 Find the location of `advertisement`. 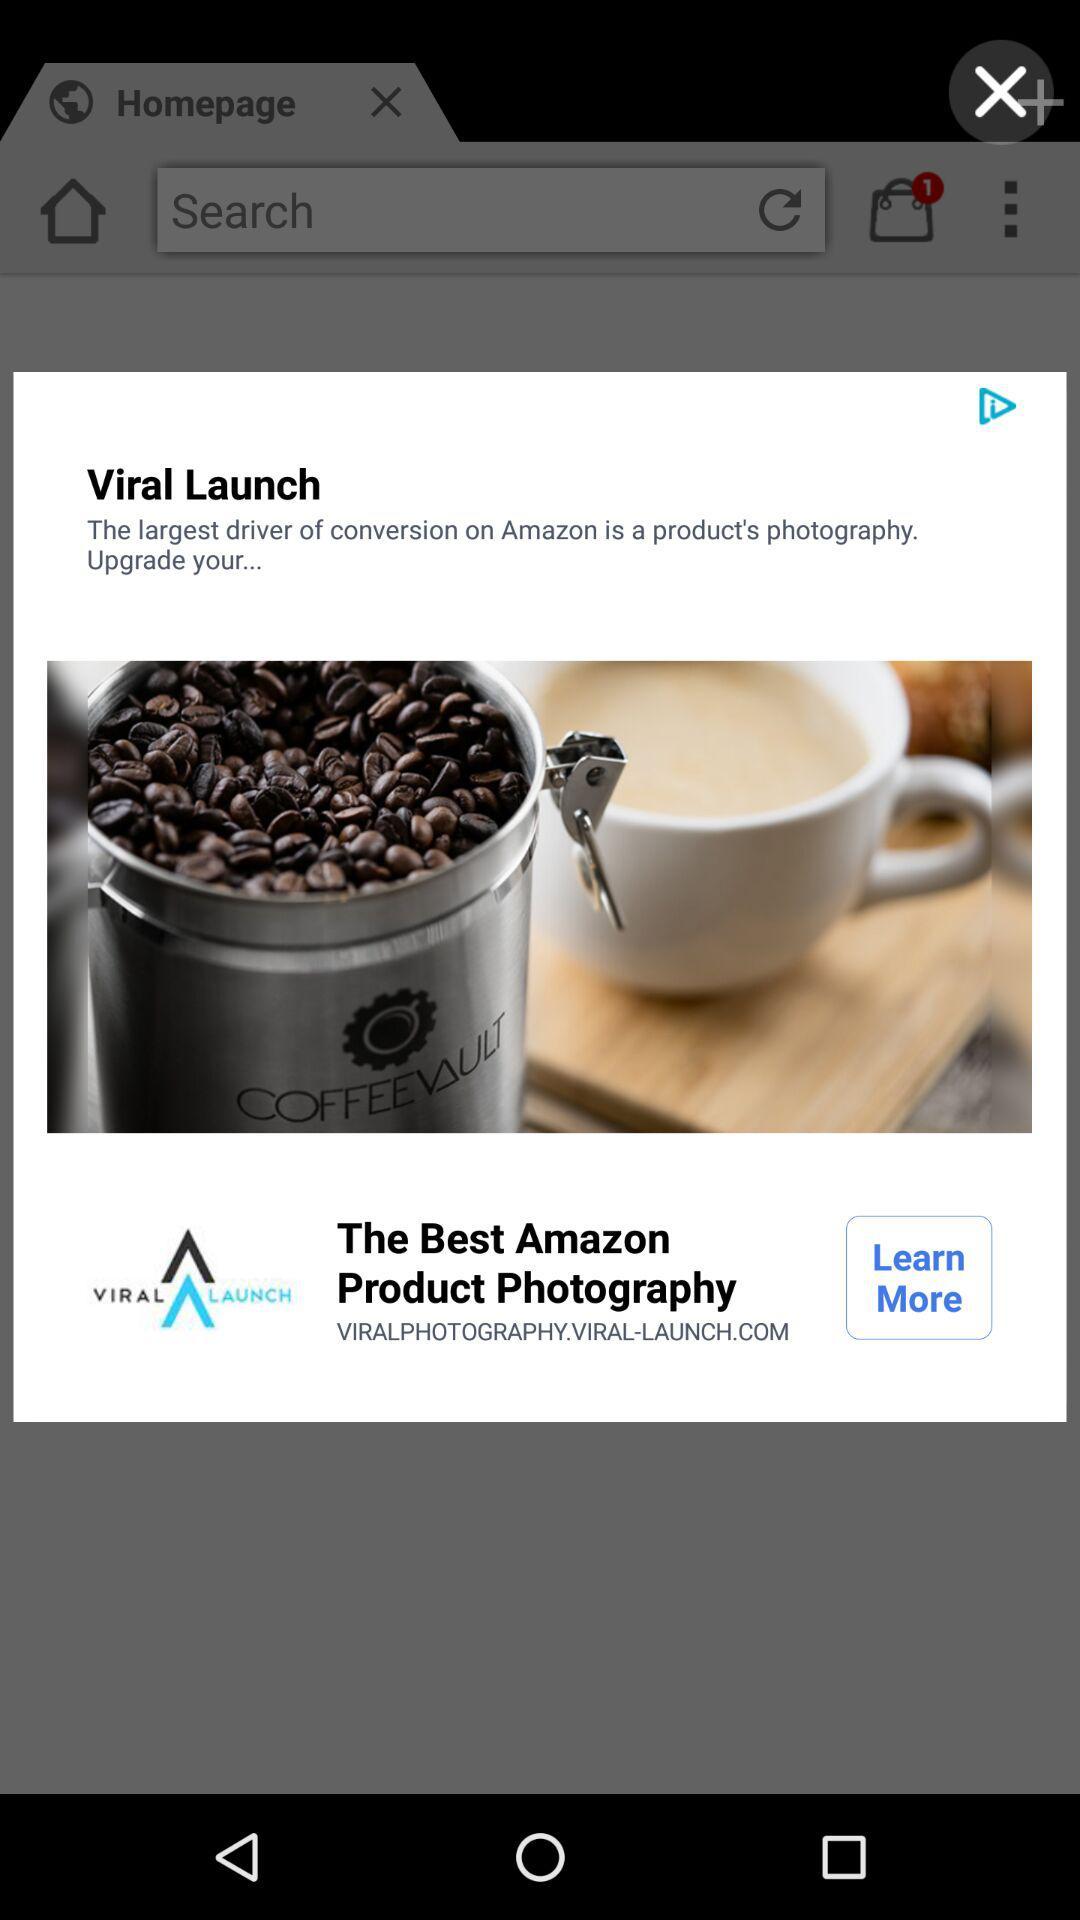

advertisement is located at coordinates (1001, 91).